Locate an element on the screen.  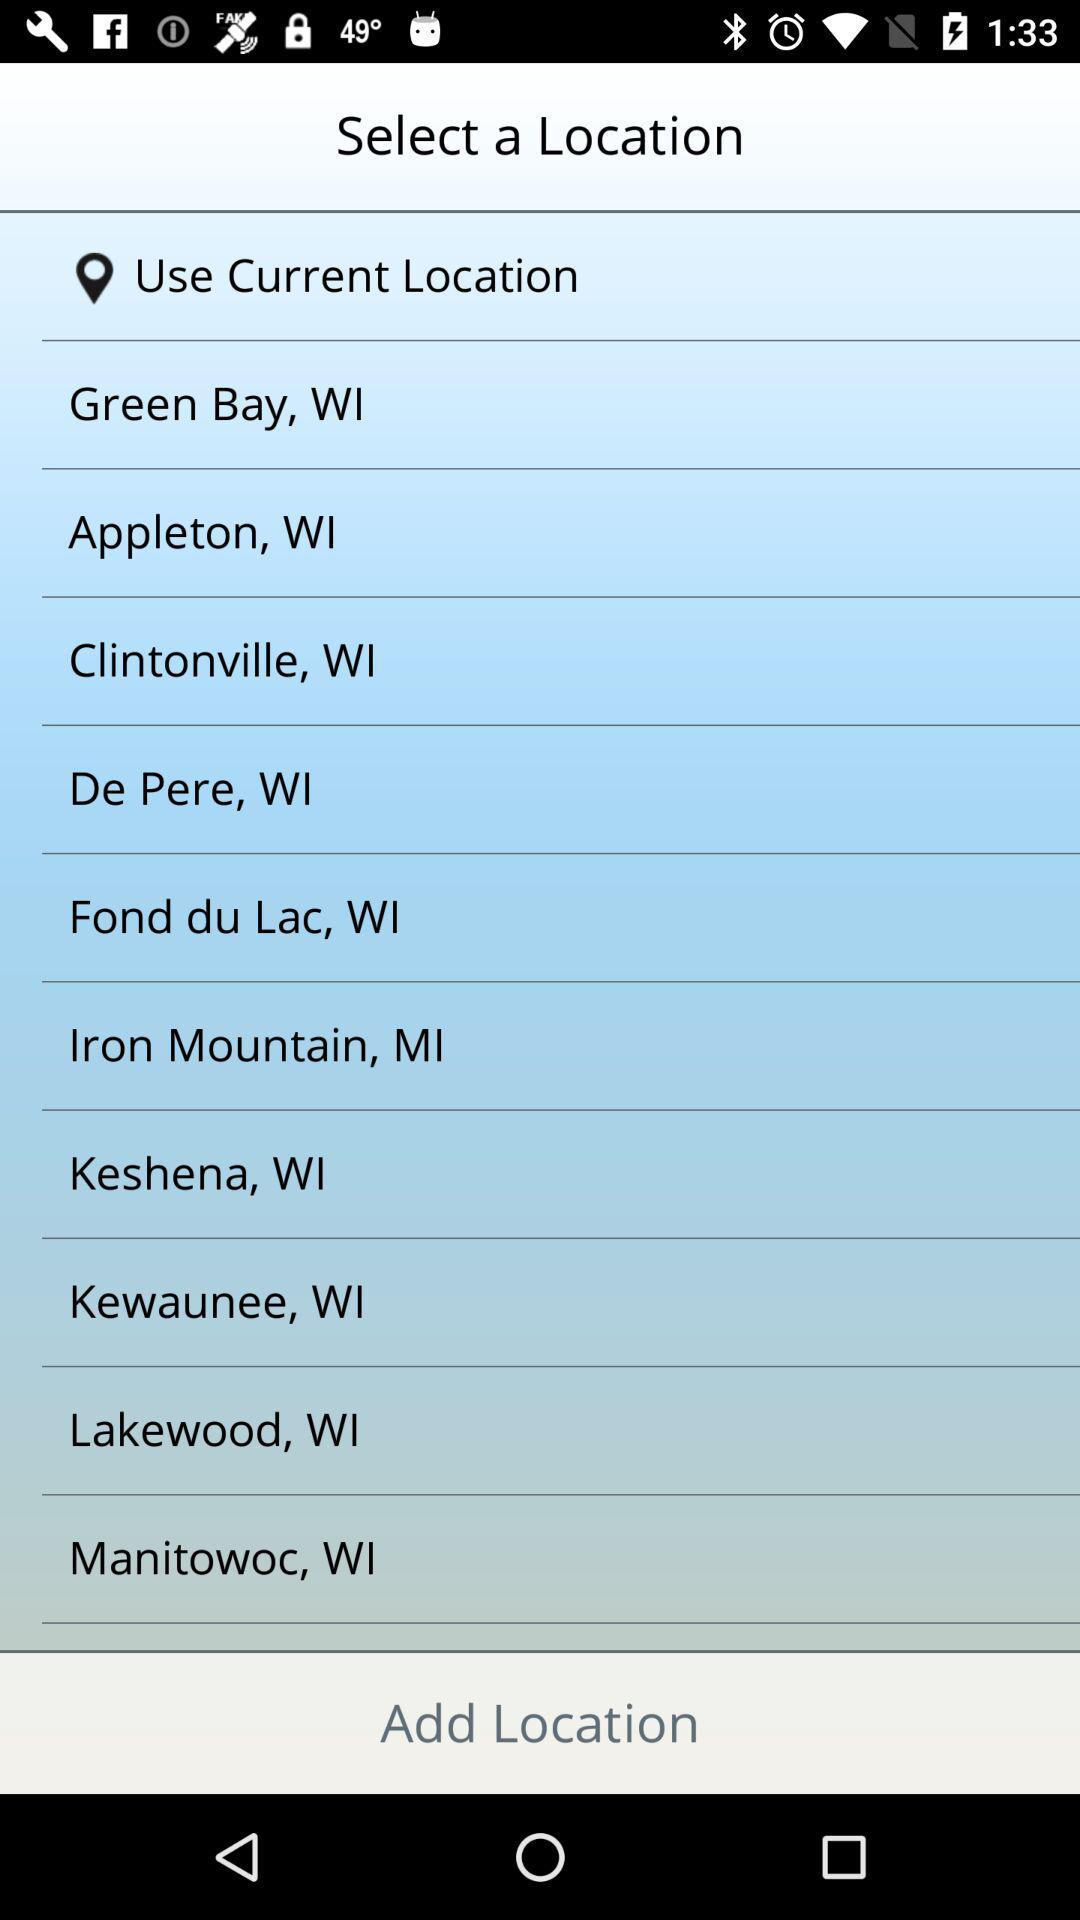
clintonville wi above the appleton wi is located at coordinates (514, 661).